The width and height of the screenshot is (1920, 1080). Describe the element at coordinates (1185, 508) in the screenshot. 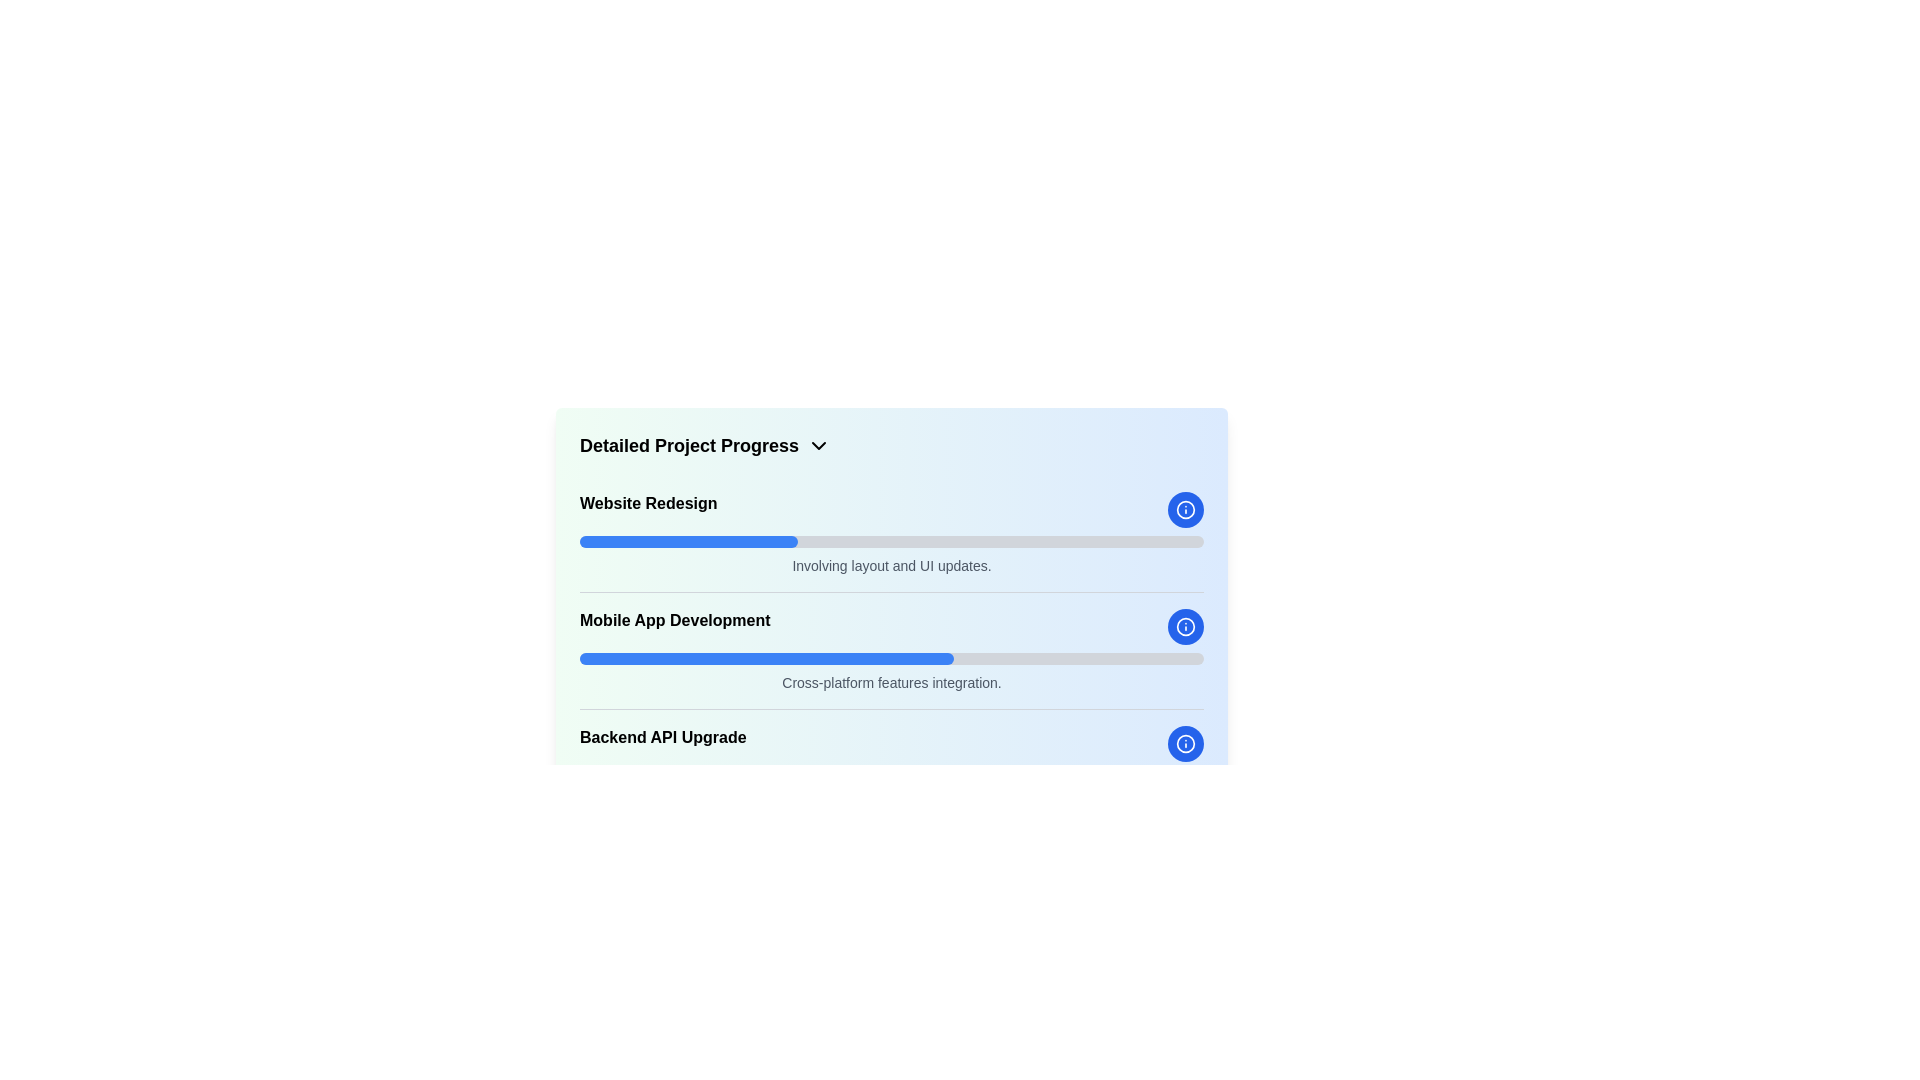

I see `the Information icon button located` at that location.